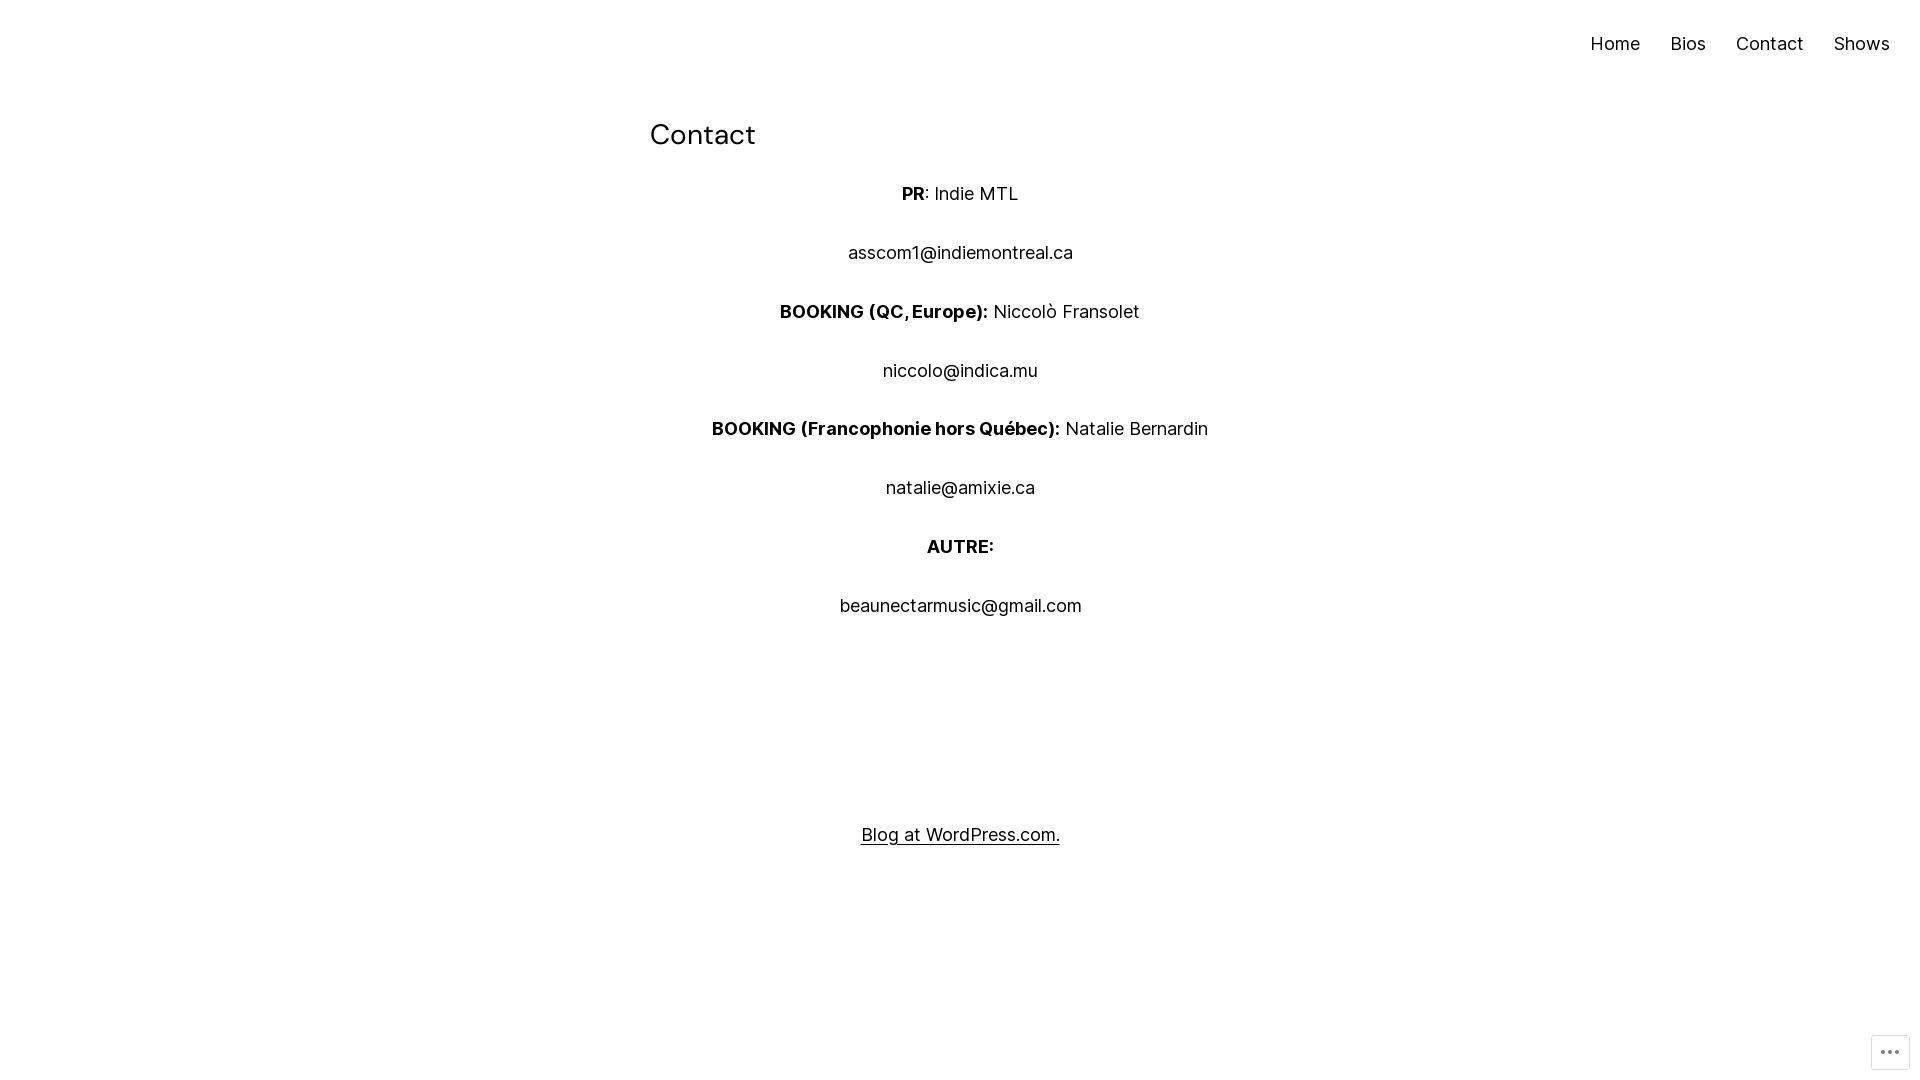 The image size is (1920, 1080). Describe the element at coordinates (1861, 44) in the screenshot. I see `'Shows'` at that location.